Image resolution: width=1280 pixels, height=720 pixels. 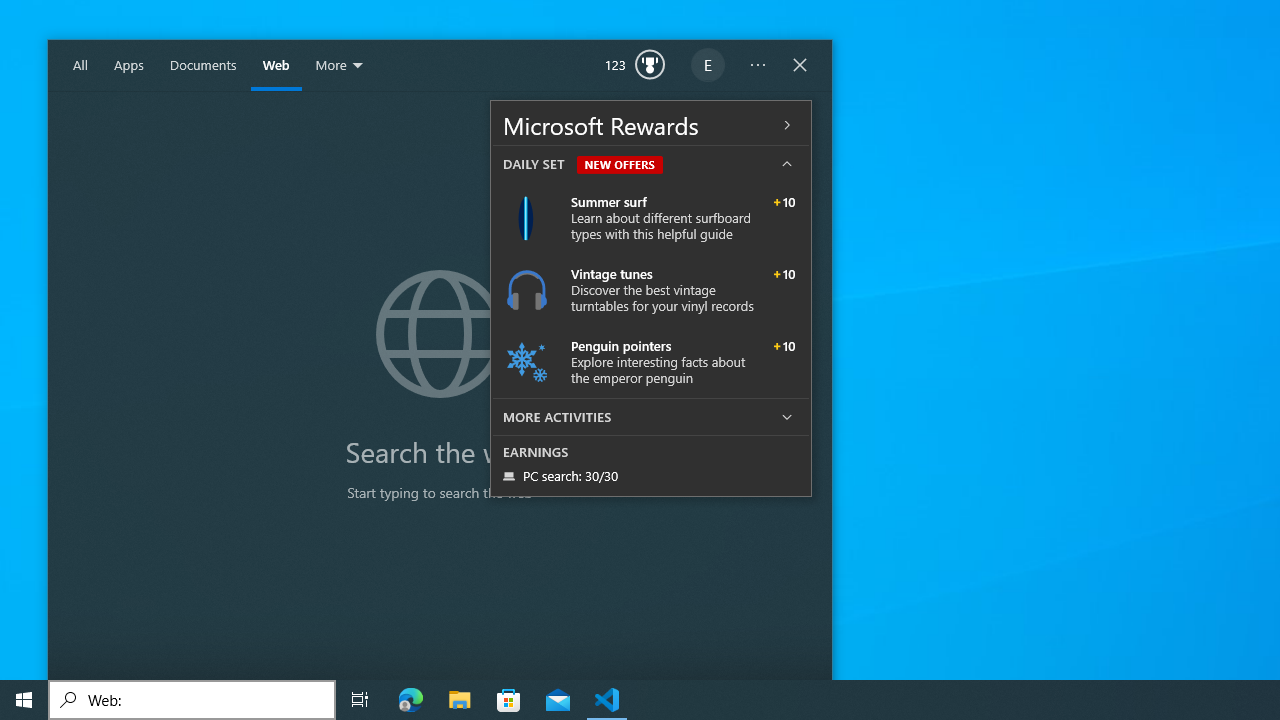 I want to click on 'Web', so click(x=275, y=65).